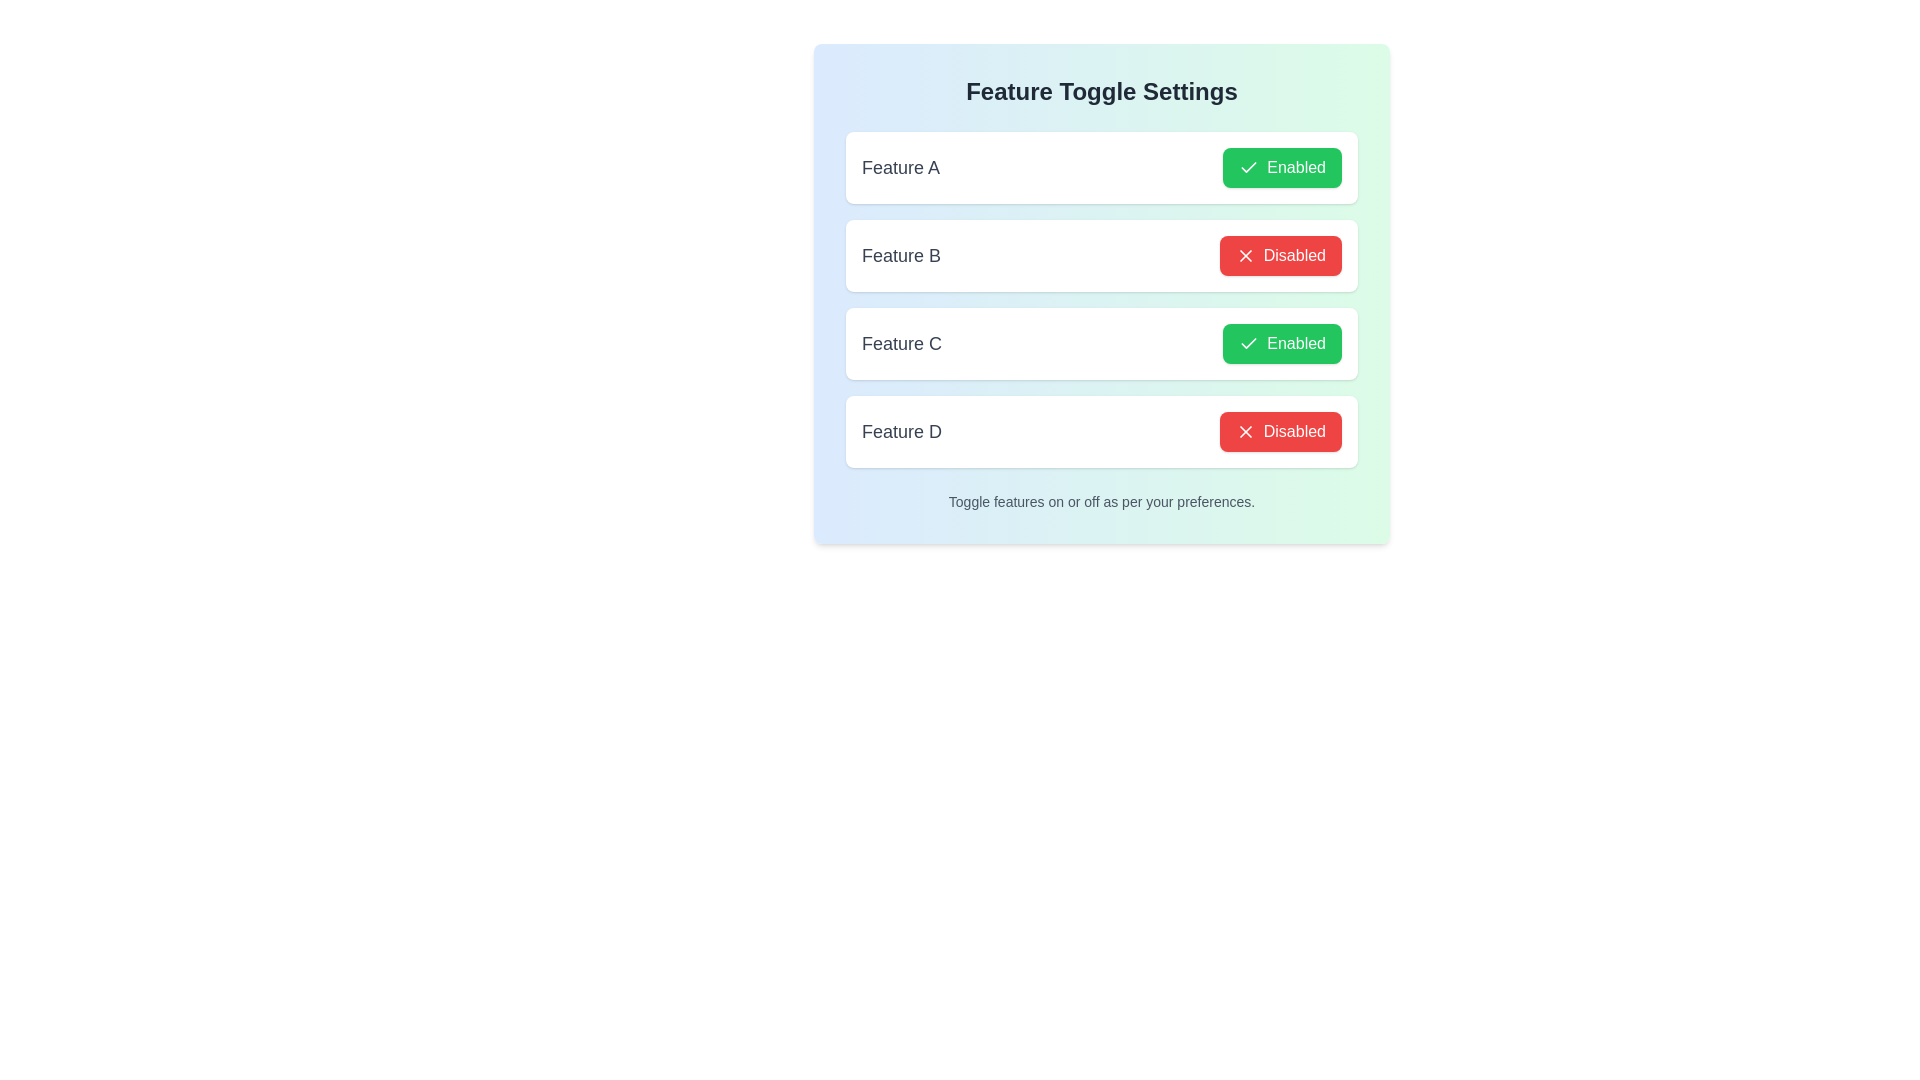  I want to click on the checkmark icon that indicates the enabled state of Feature C, located on the left side of the 'Enabled' button, so click(1248, 342).